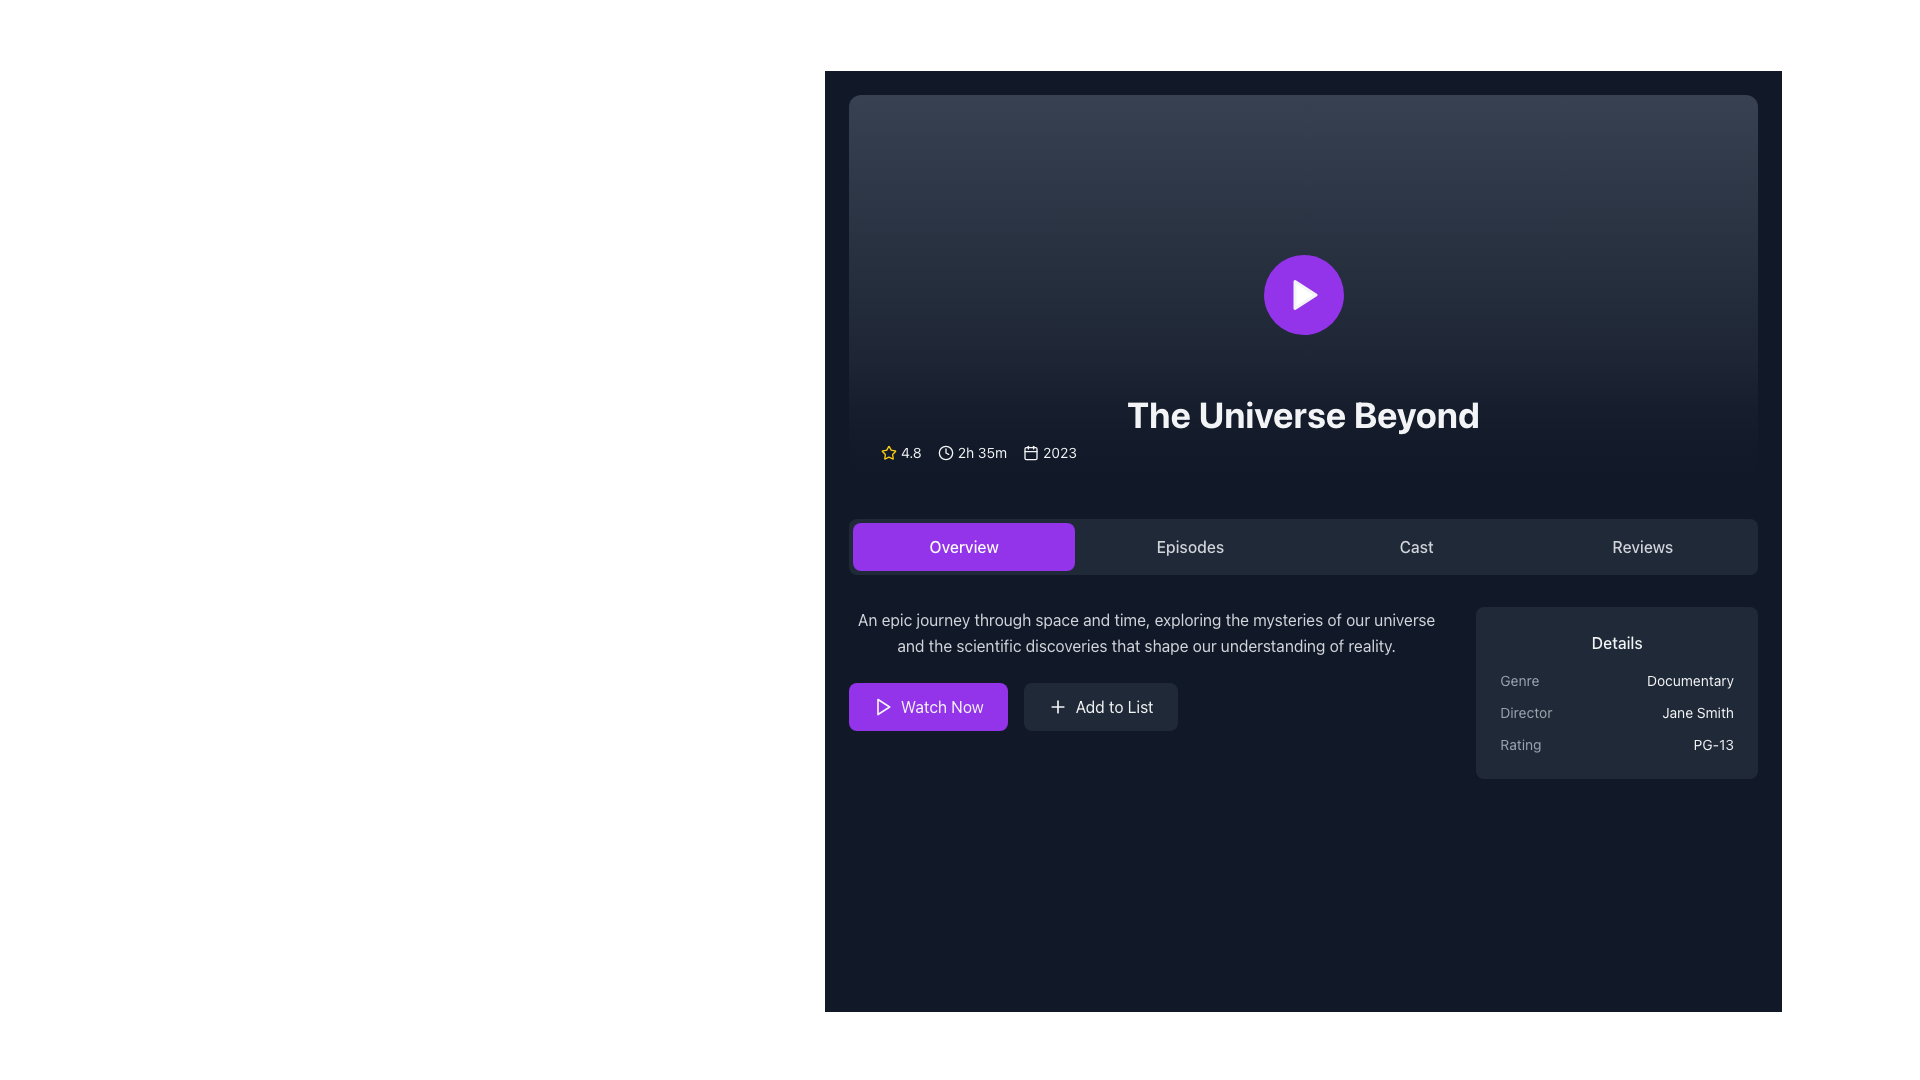 Image resolution: width=1920 pixels, height=1080 pixels. Describe the element at coordinates (927, 705) in the screenshot. I see `the first button in the bottom-left section of the interface` at that location.